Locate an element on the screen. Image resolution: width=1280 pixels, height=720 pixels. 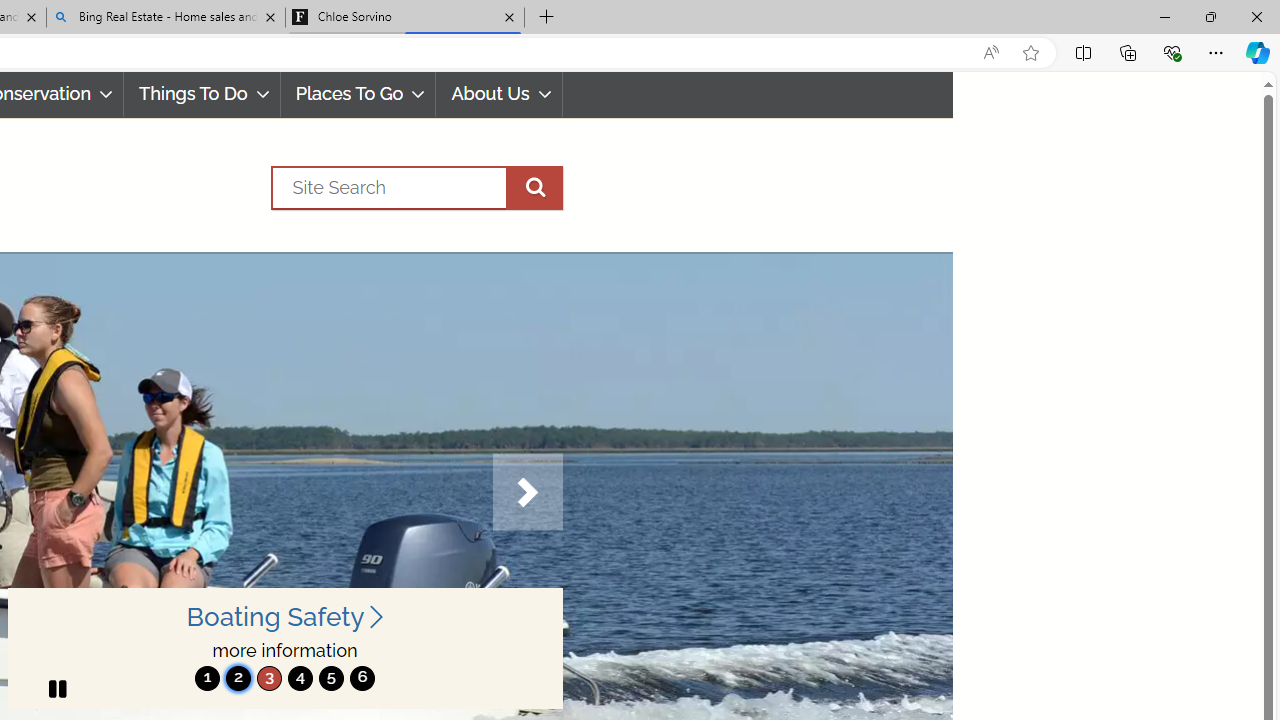
'Bing Real Estate - Home sales and rental listings' is located at coordinates (166, 17).